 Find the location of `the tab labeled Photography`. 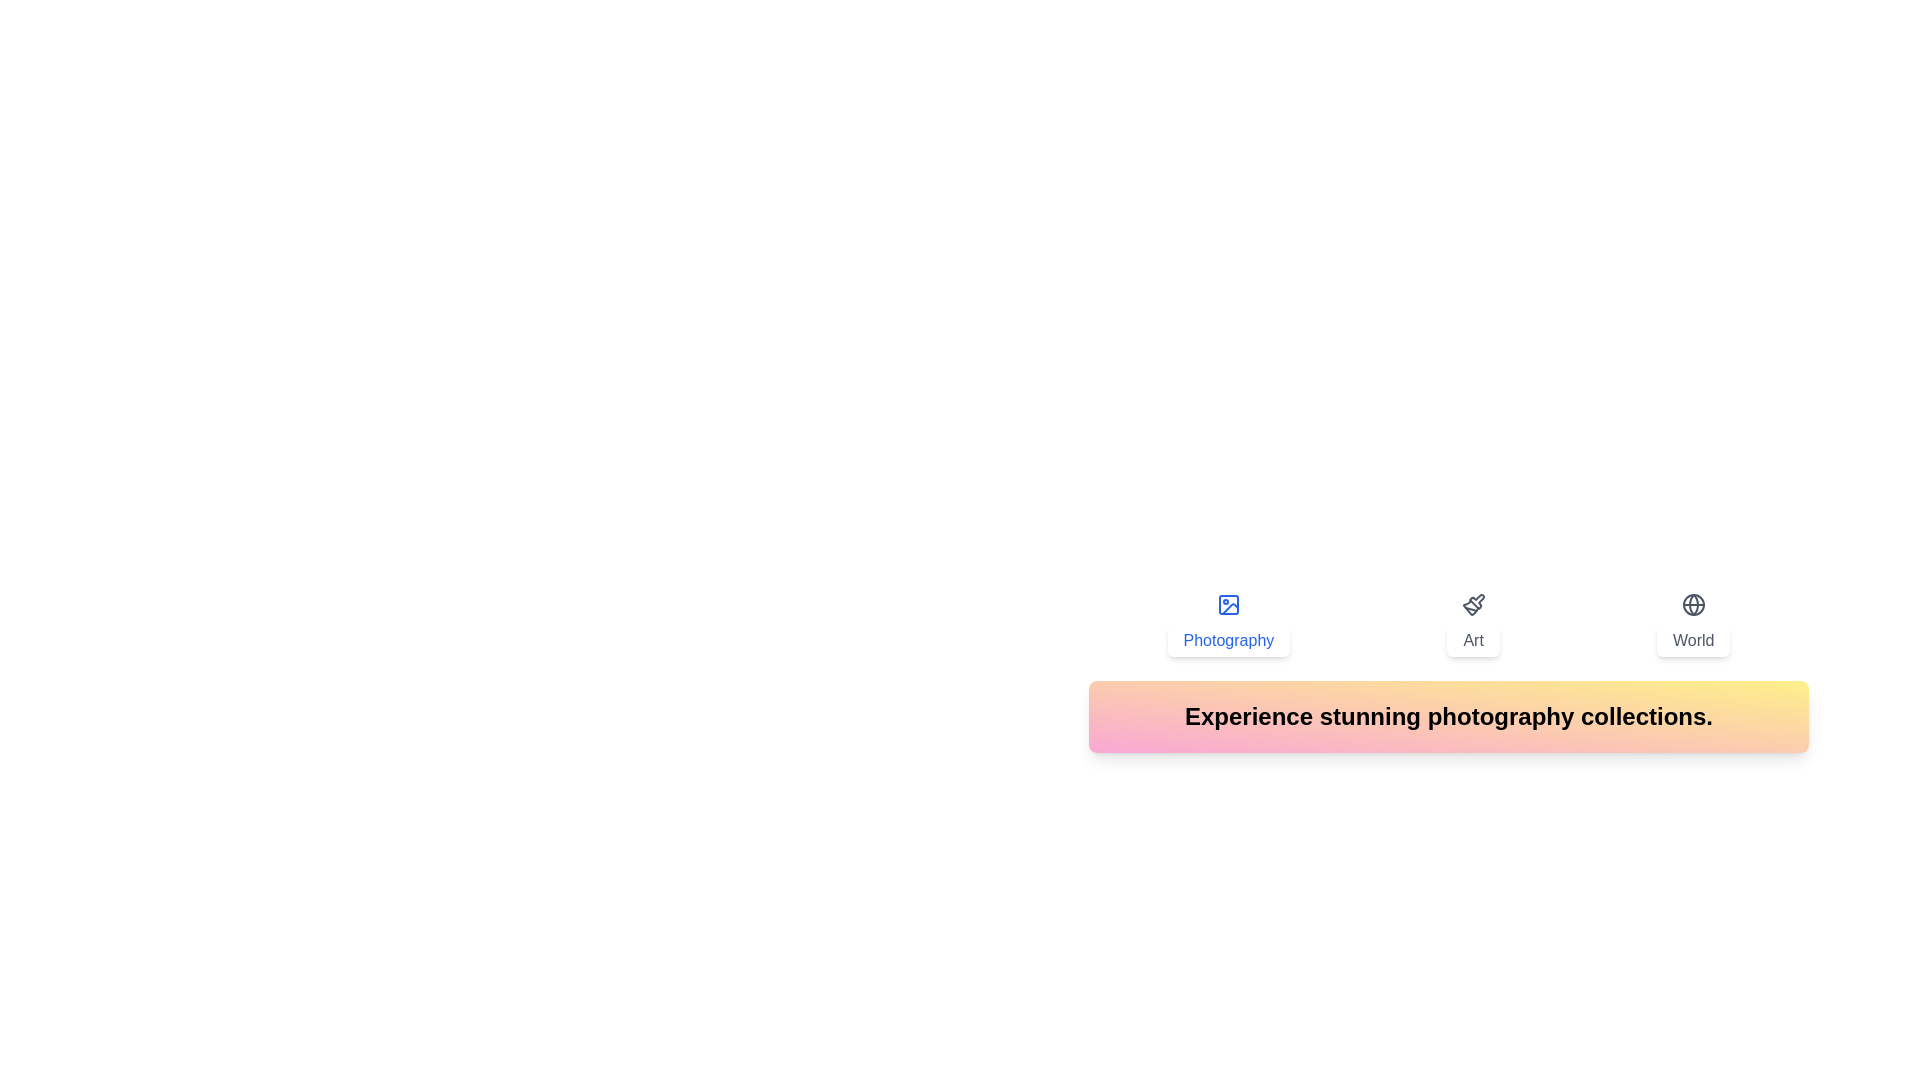

the tab labeled Photography is located at coordinates (1227, 623).